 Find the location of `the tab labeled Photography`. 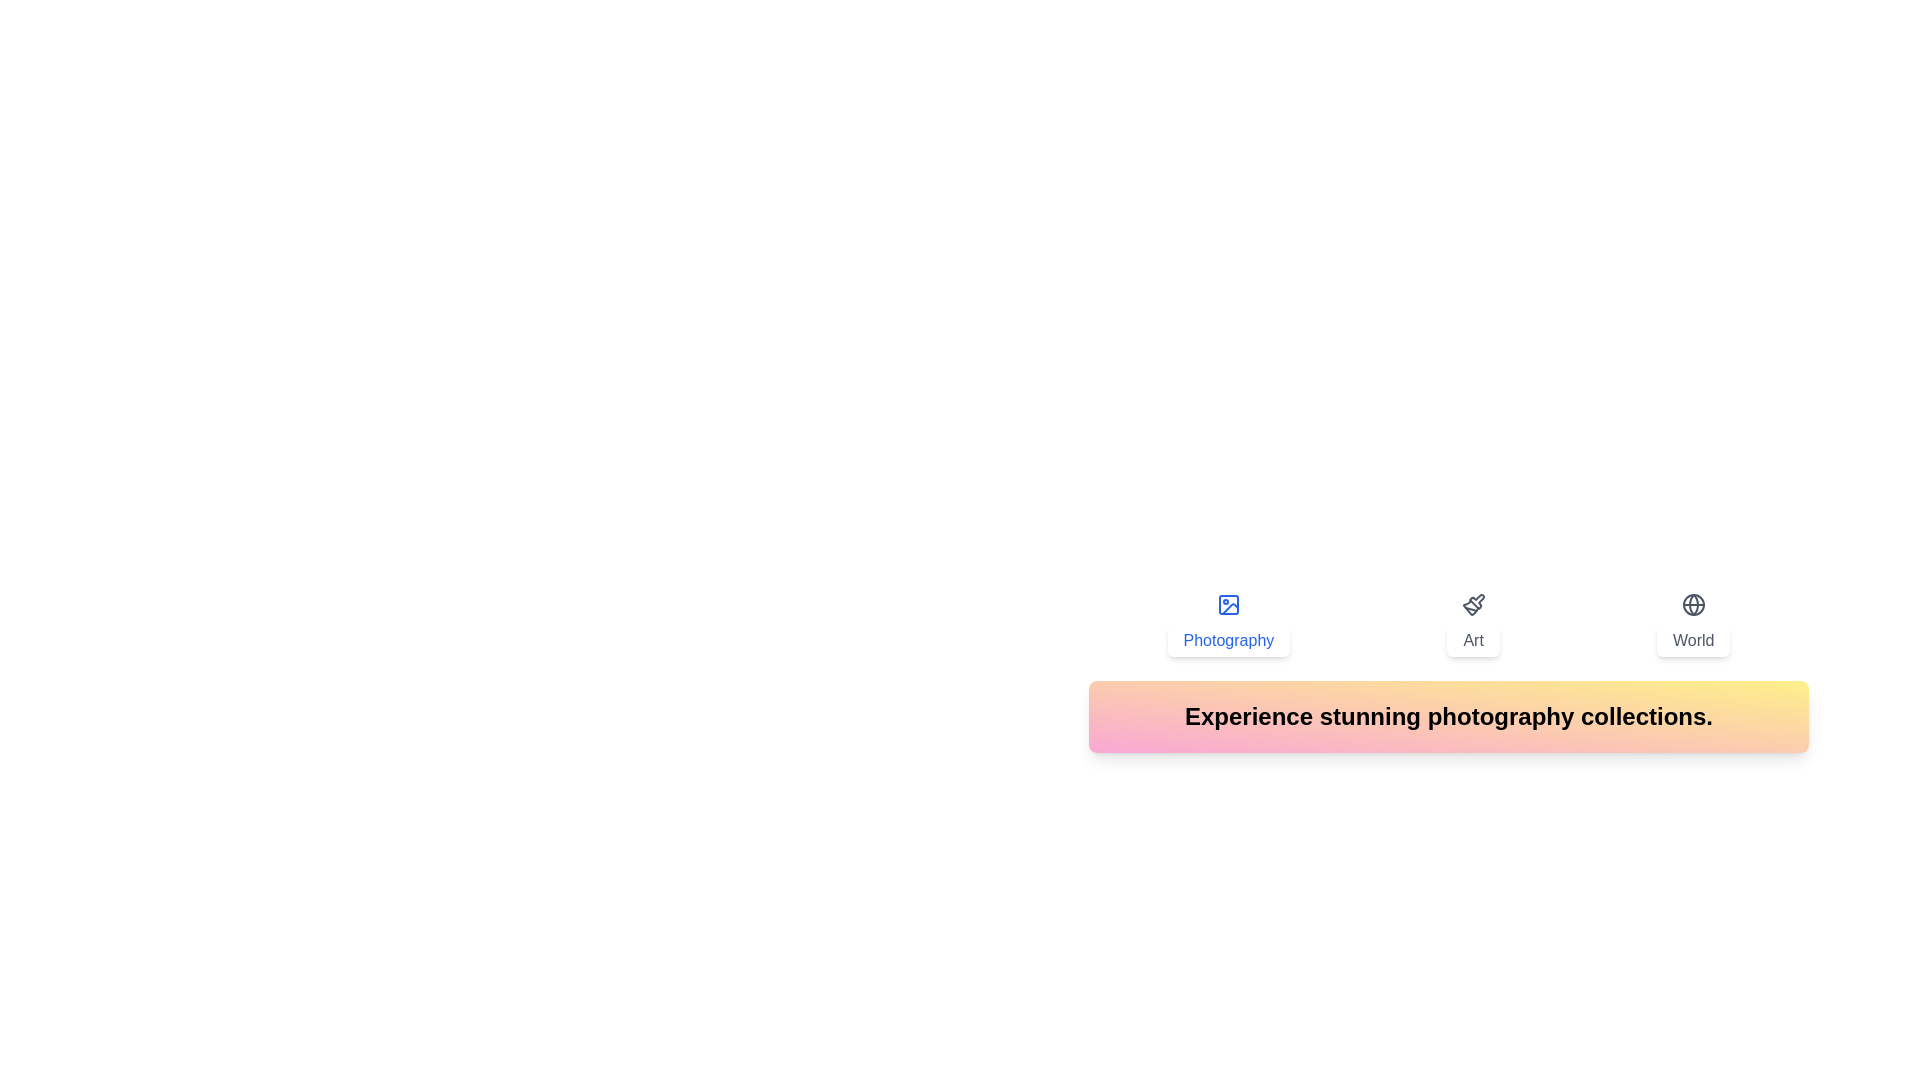

the tab labeled Photography is located at coordinates (1227, 623).